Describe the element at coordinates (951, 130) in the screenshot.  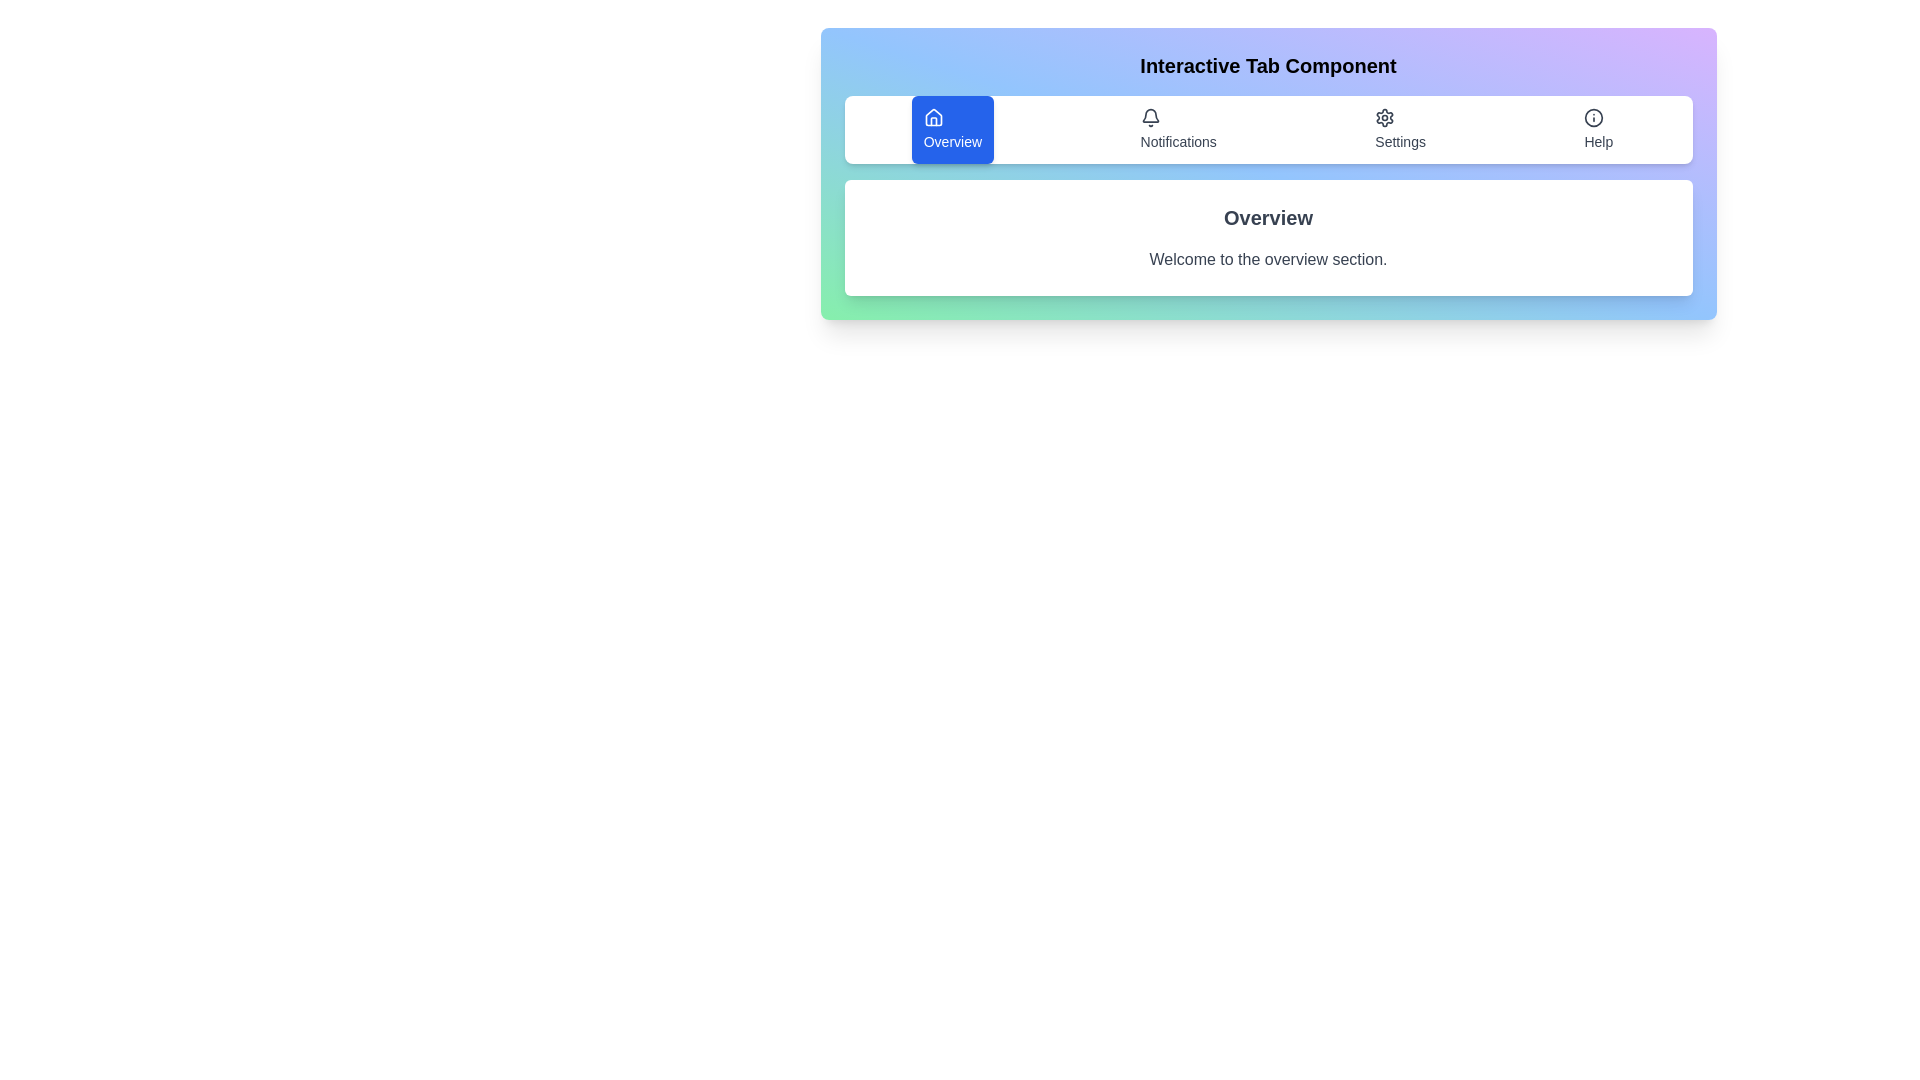
I see `the tab labeled Overview` at that location.